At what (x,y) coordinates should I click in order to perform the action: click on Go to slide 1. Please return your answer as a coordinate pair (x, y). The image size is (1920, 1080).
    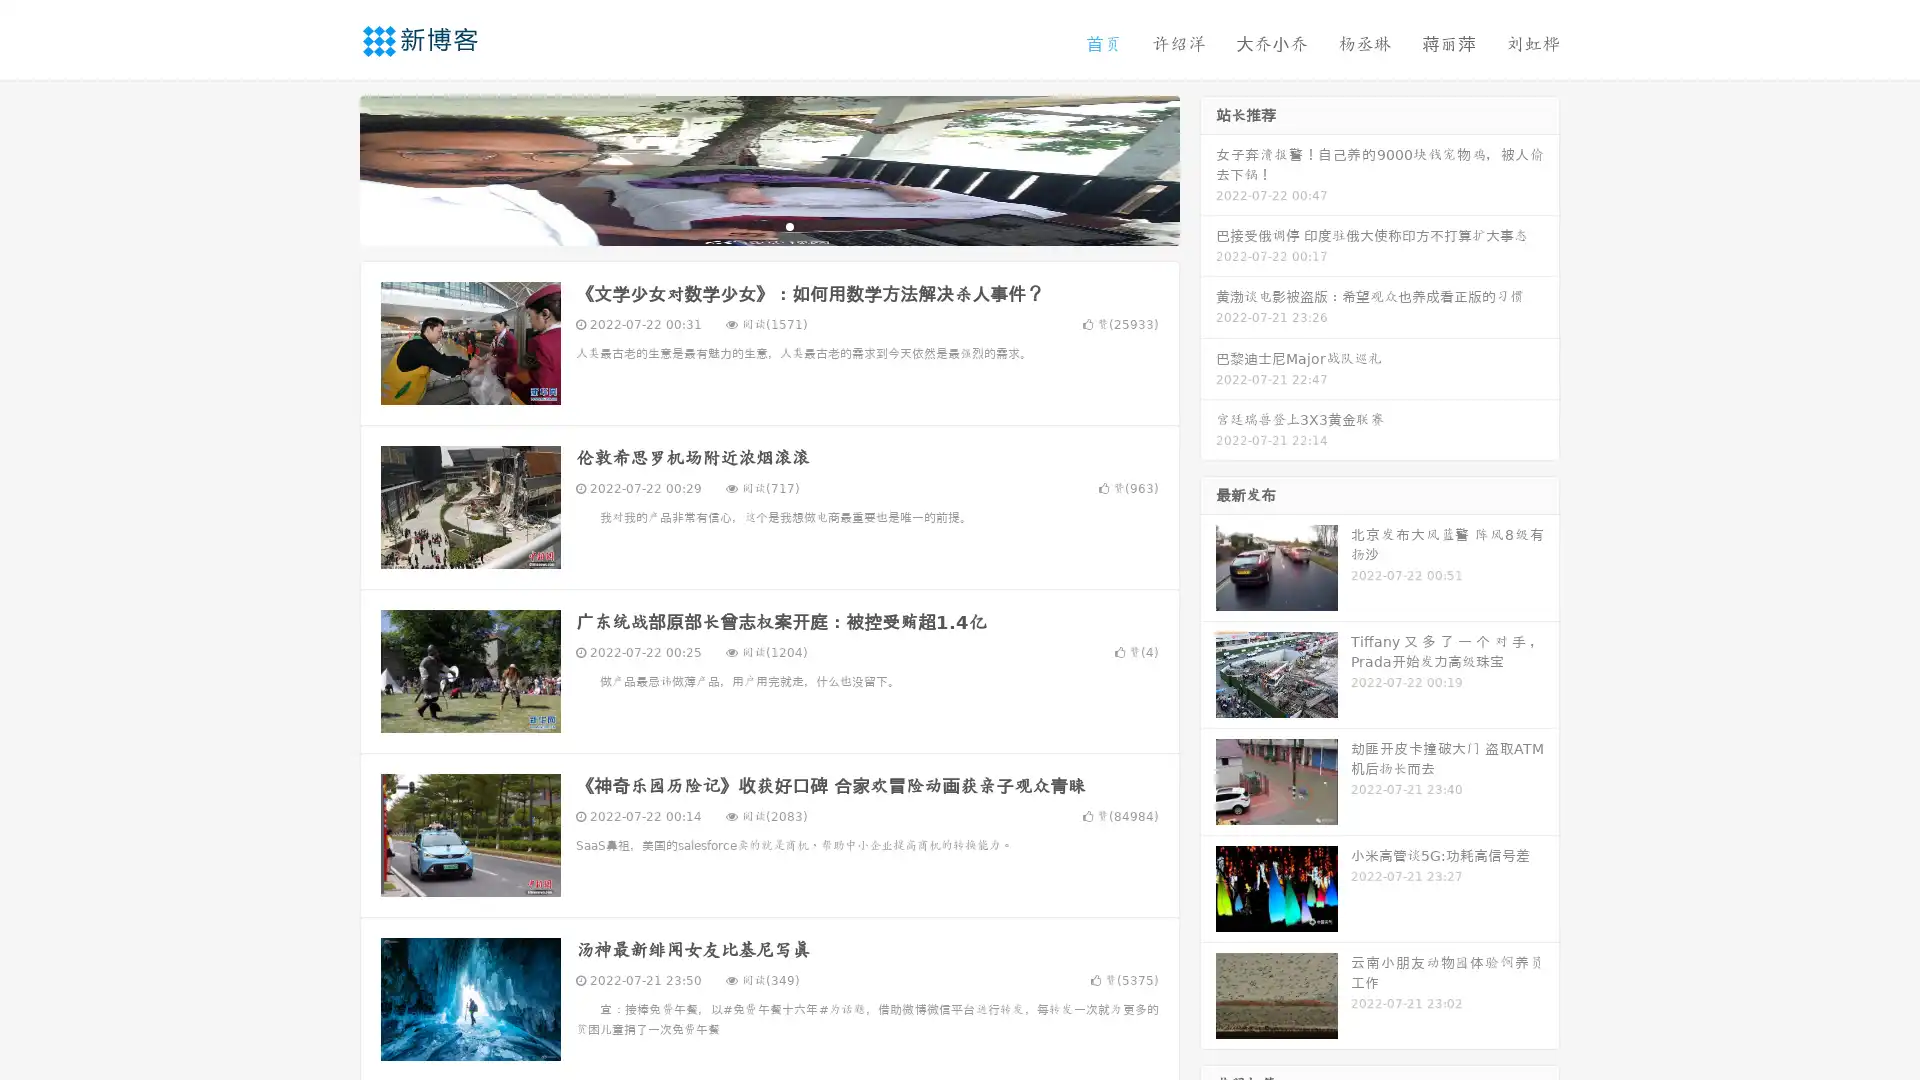
    Looking at the image, I should click on (748, 225).